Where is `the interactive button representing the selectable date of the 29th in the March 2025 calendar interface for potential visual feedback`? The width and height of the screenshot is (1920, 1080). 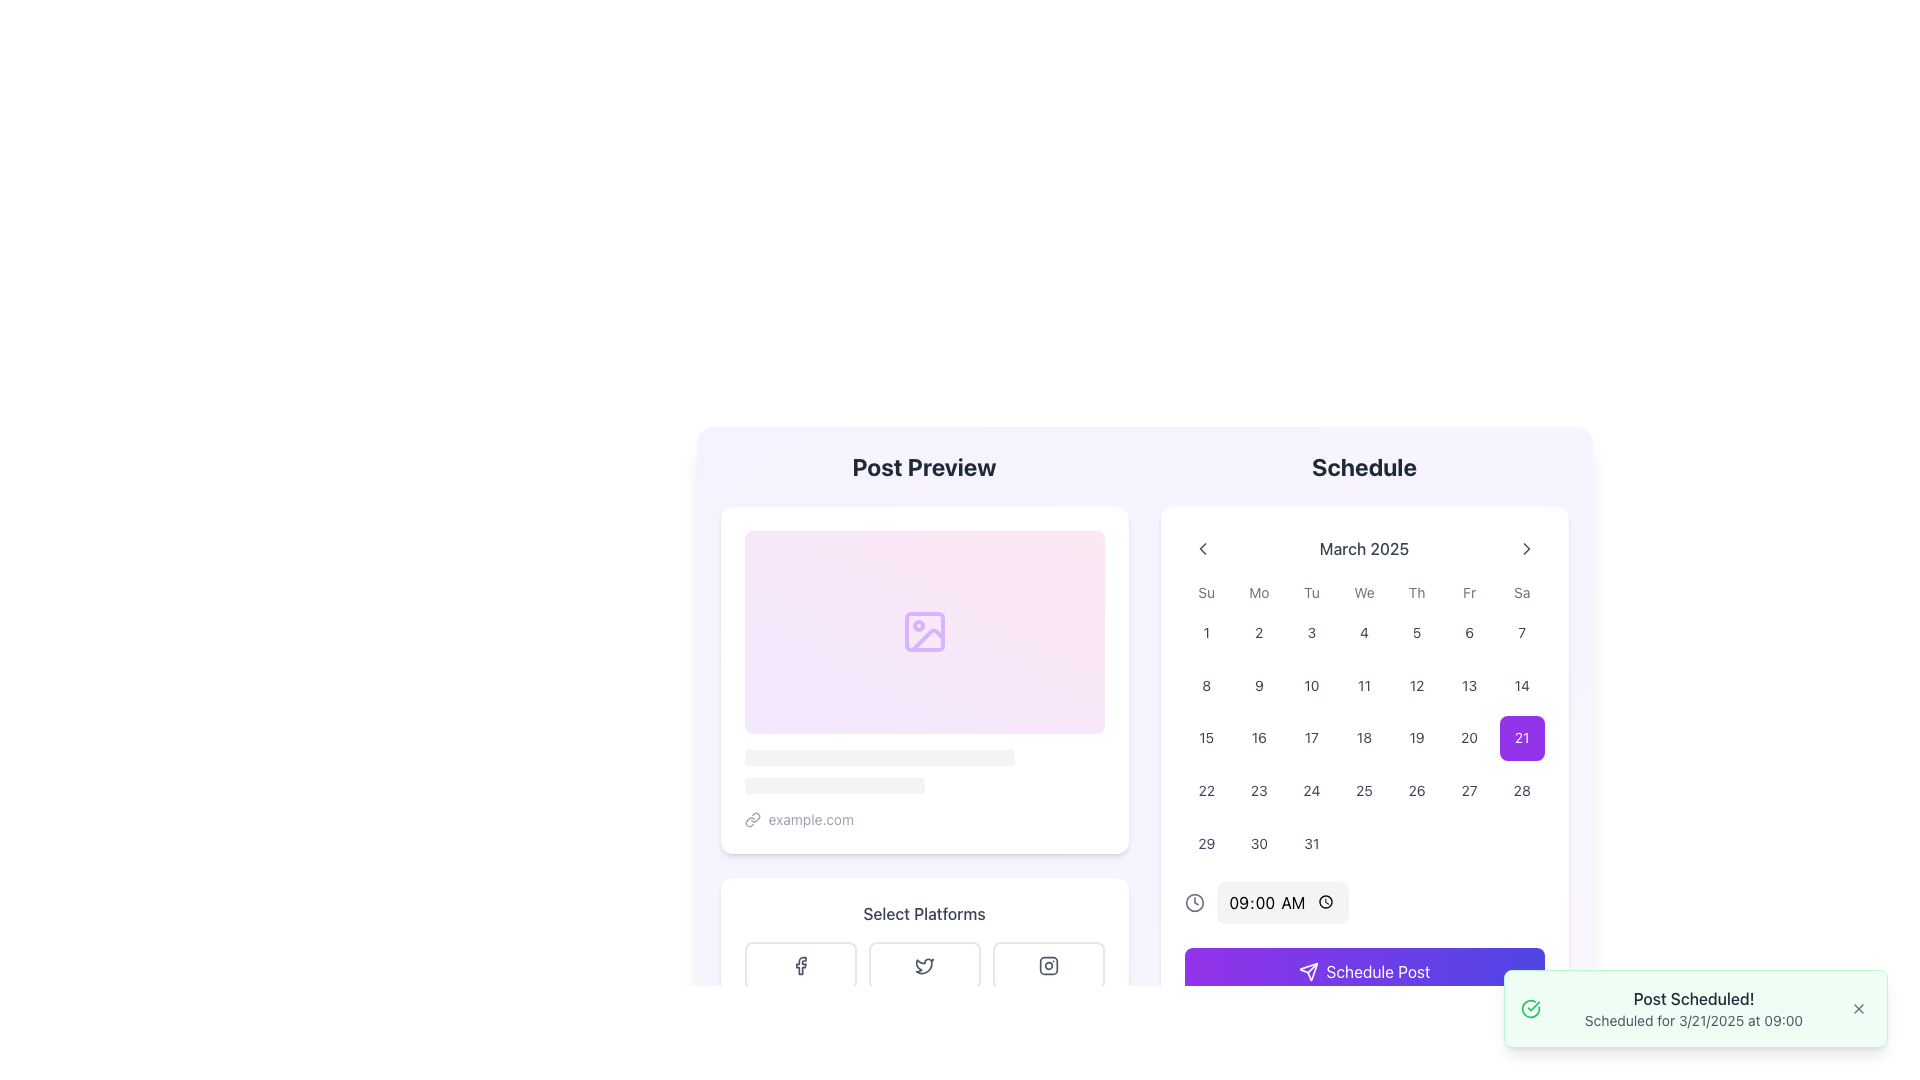
the interactive button representing the selectable date of the 29th in the March 2025 calendar interface for potential visual feedback is located at coordinates (1205, 843).